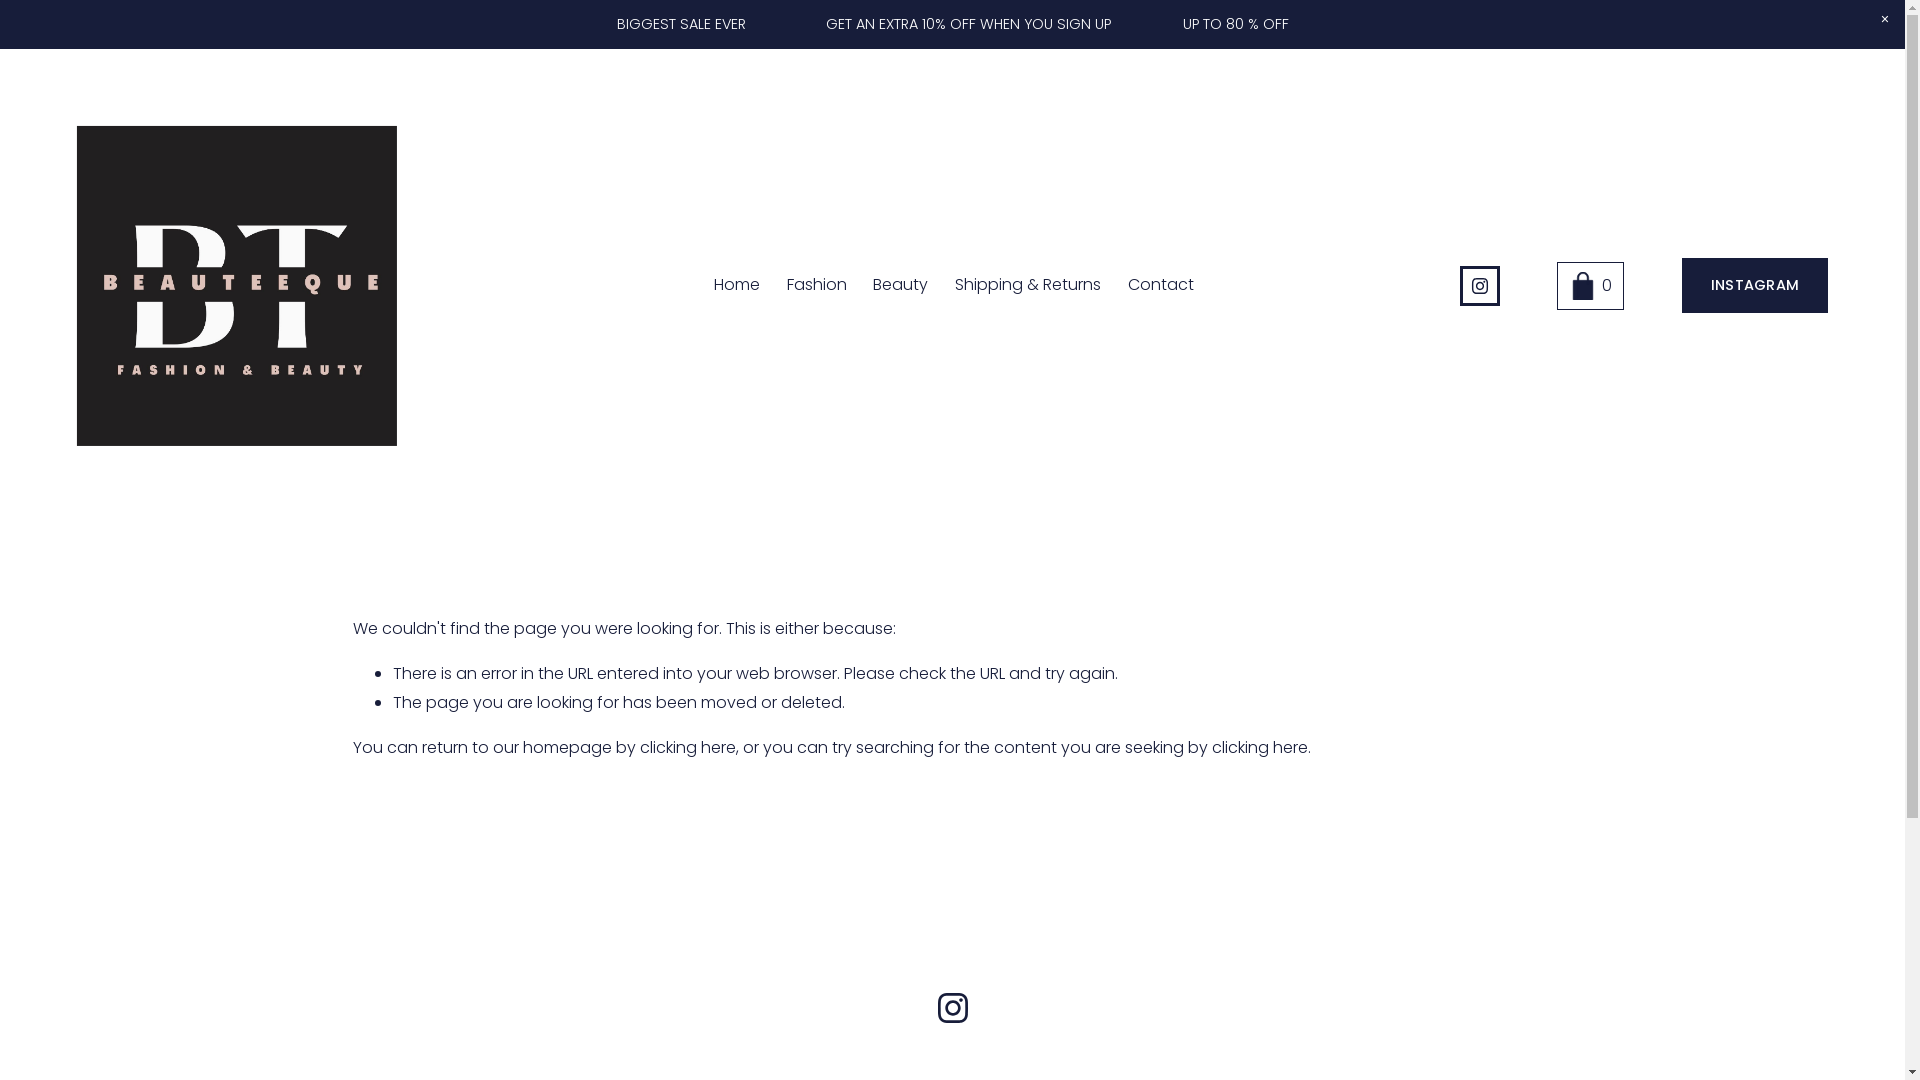 The width and height of the screenshot is (1920, 1080). Describe the element at coordinates (899, 285) in the screenshot. I see `'Beauty'` at that location.